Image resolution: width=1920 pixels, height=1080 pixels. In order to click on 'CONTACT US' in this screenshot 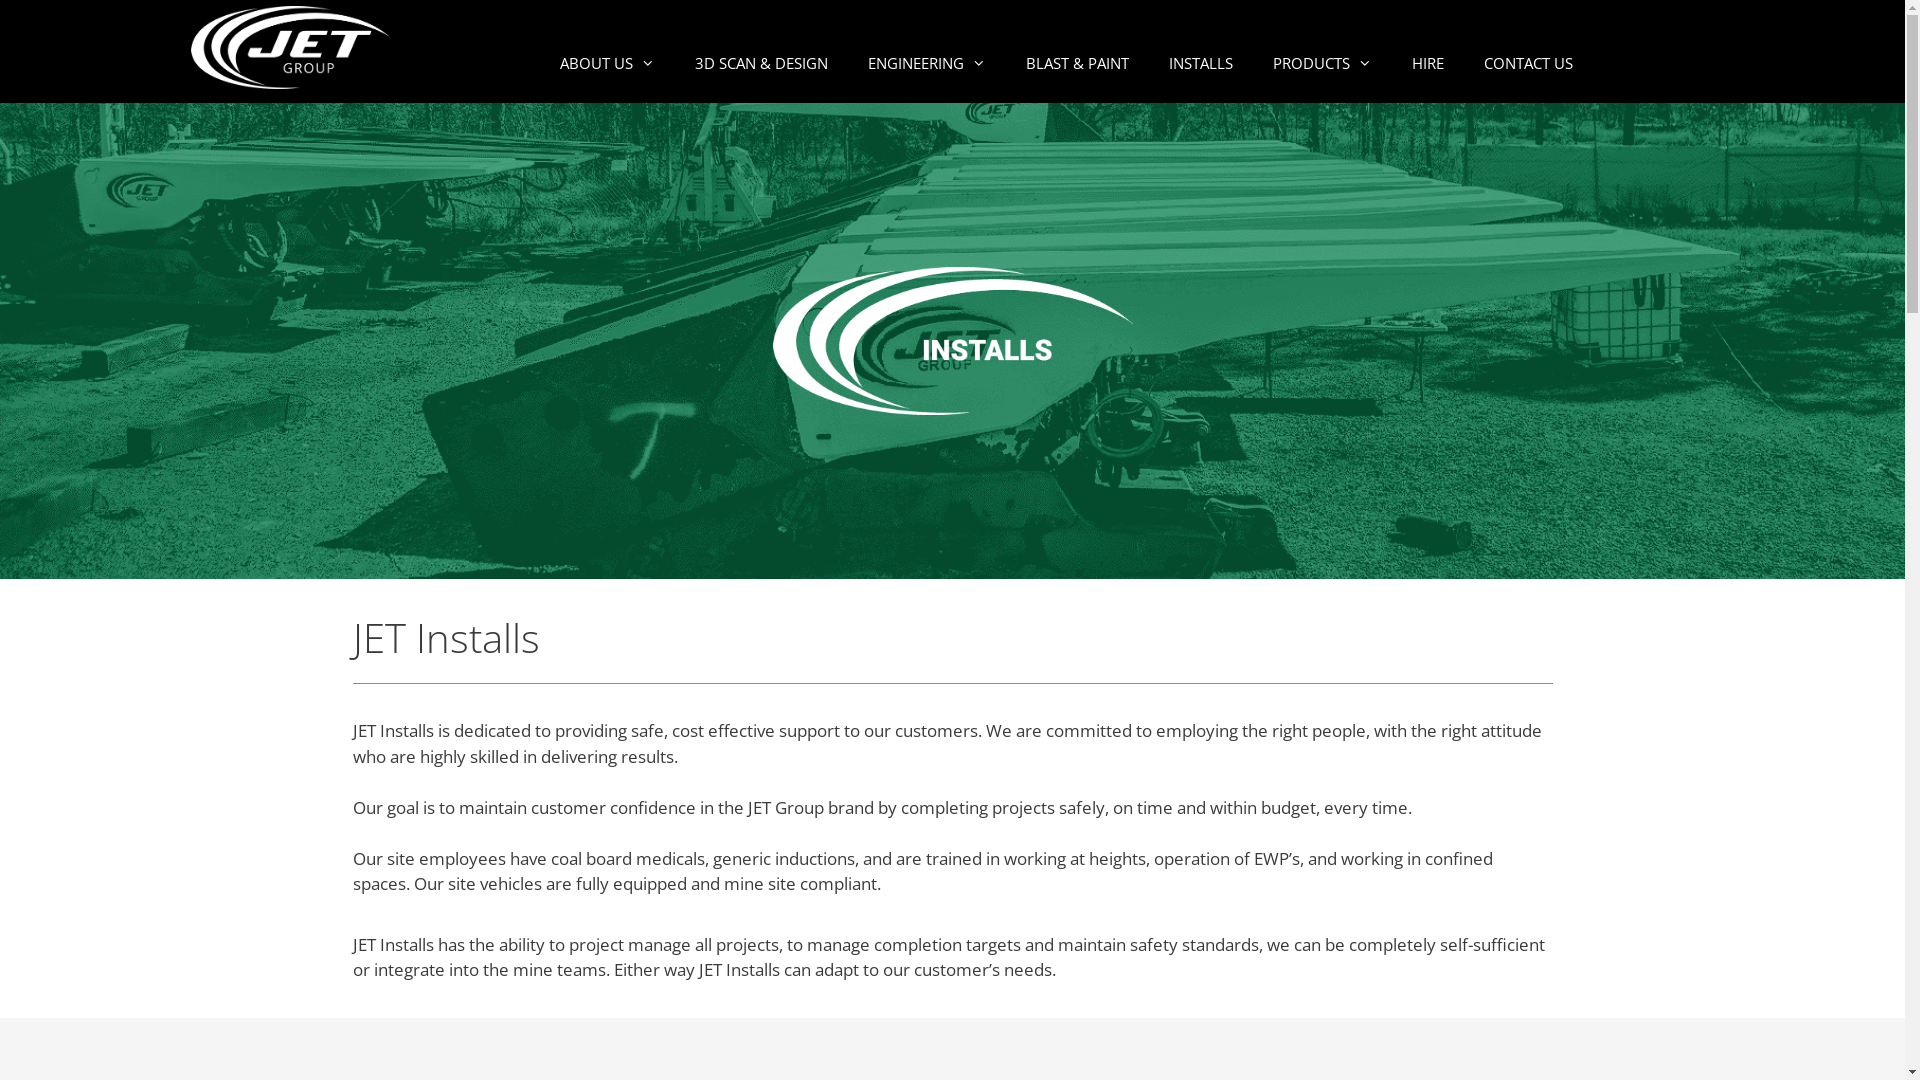, I will do `click(1527, 61)`.